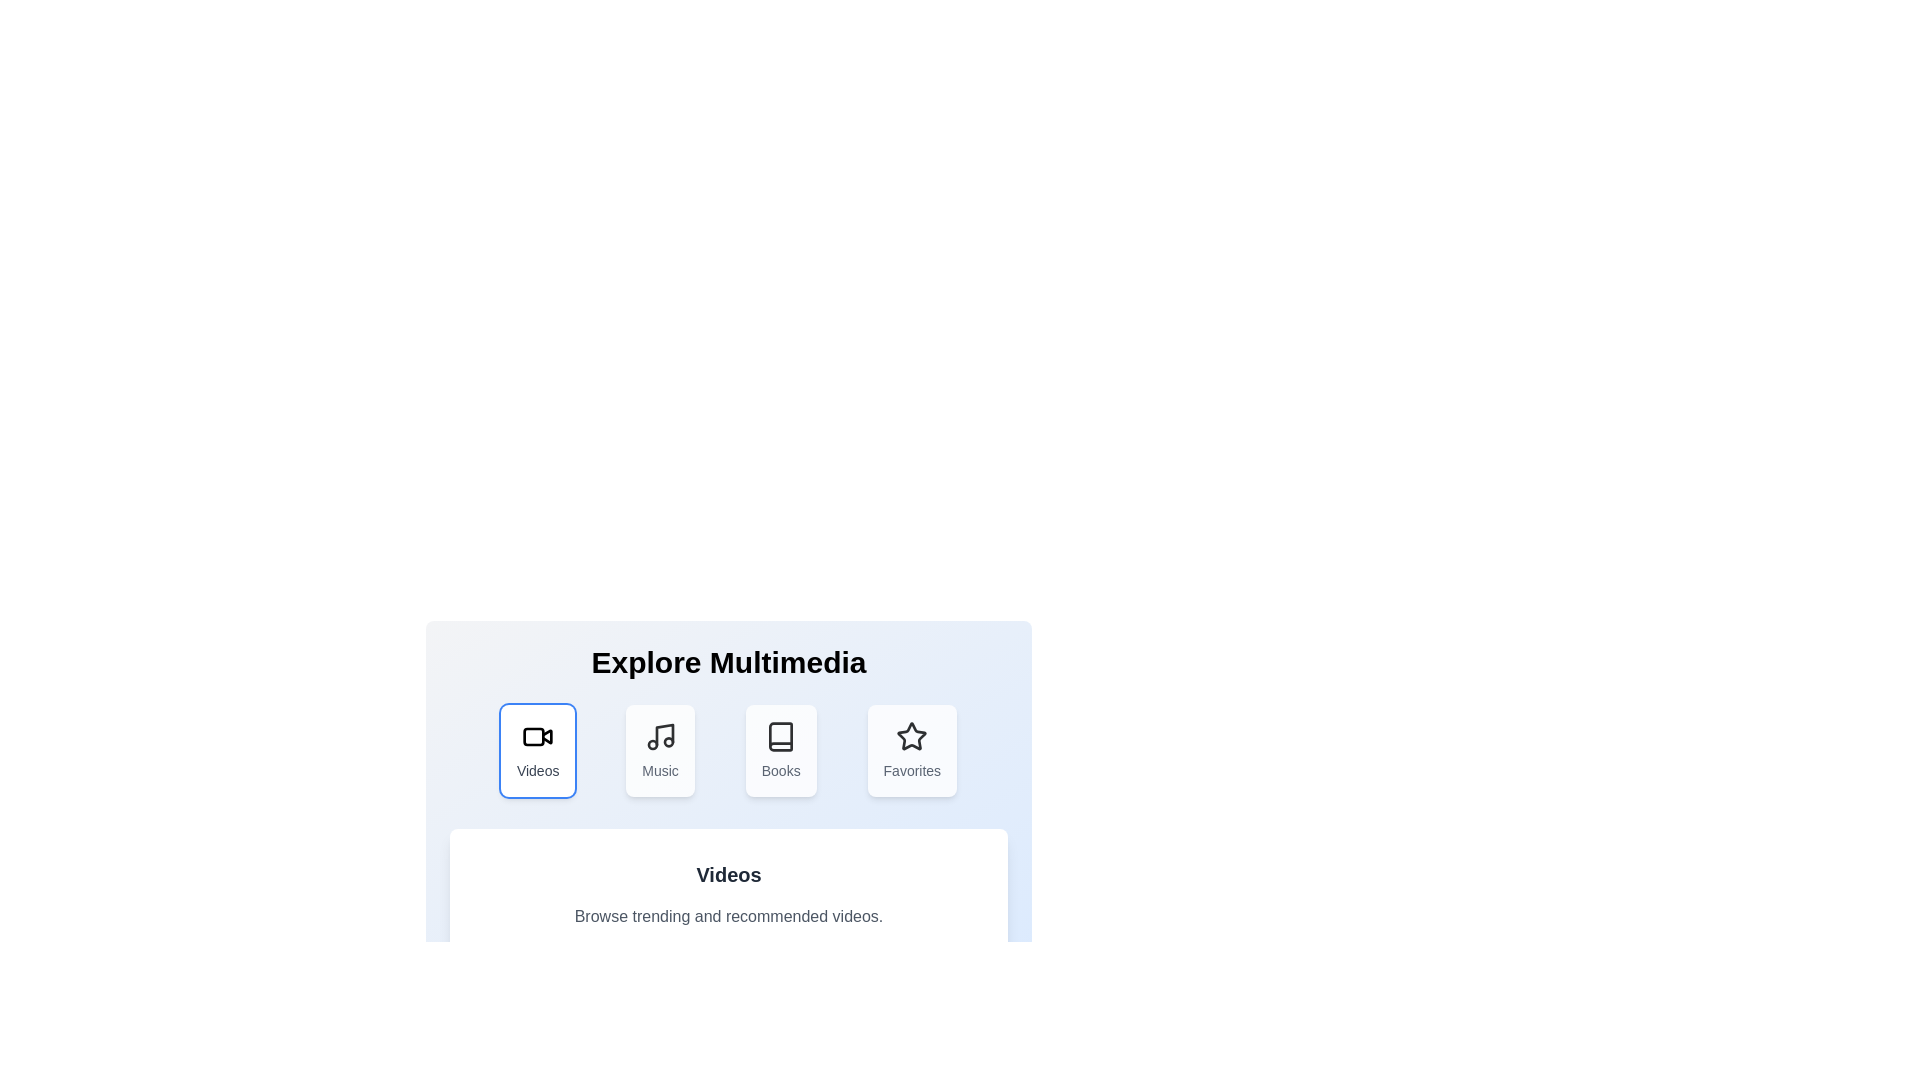  What do you see at coordinates (780, 751) in the screenshot?
I see `the tab labeled Books to view its content` at bounding box center [780, 751].